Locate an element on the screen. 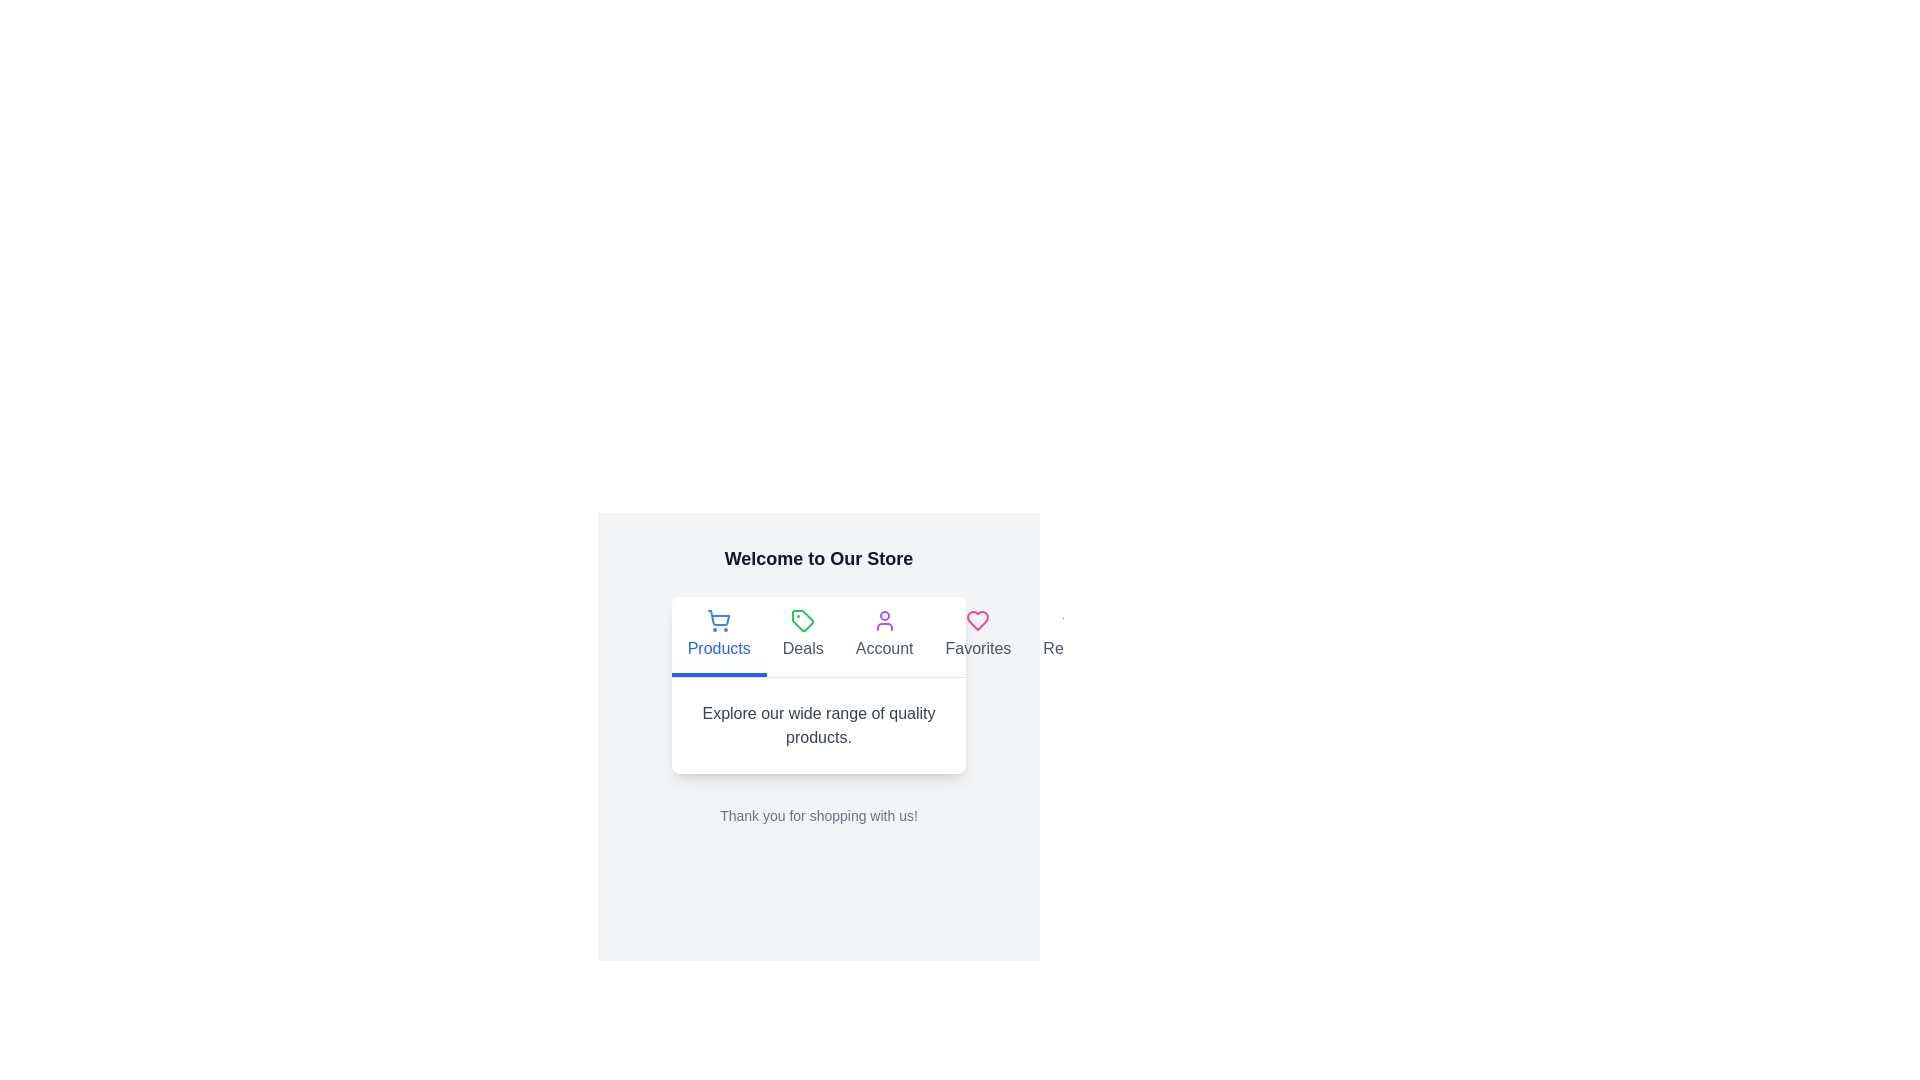  the 'Deals' interactive menu option, which features a green tag icon and the text 'Deals' below it is located at coordinates (803, 635).